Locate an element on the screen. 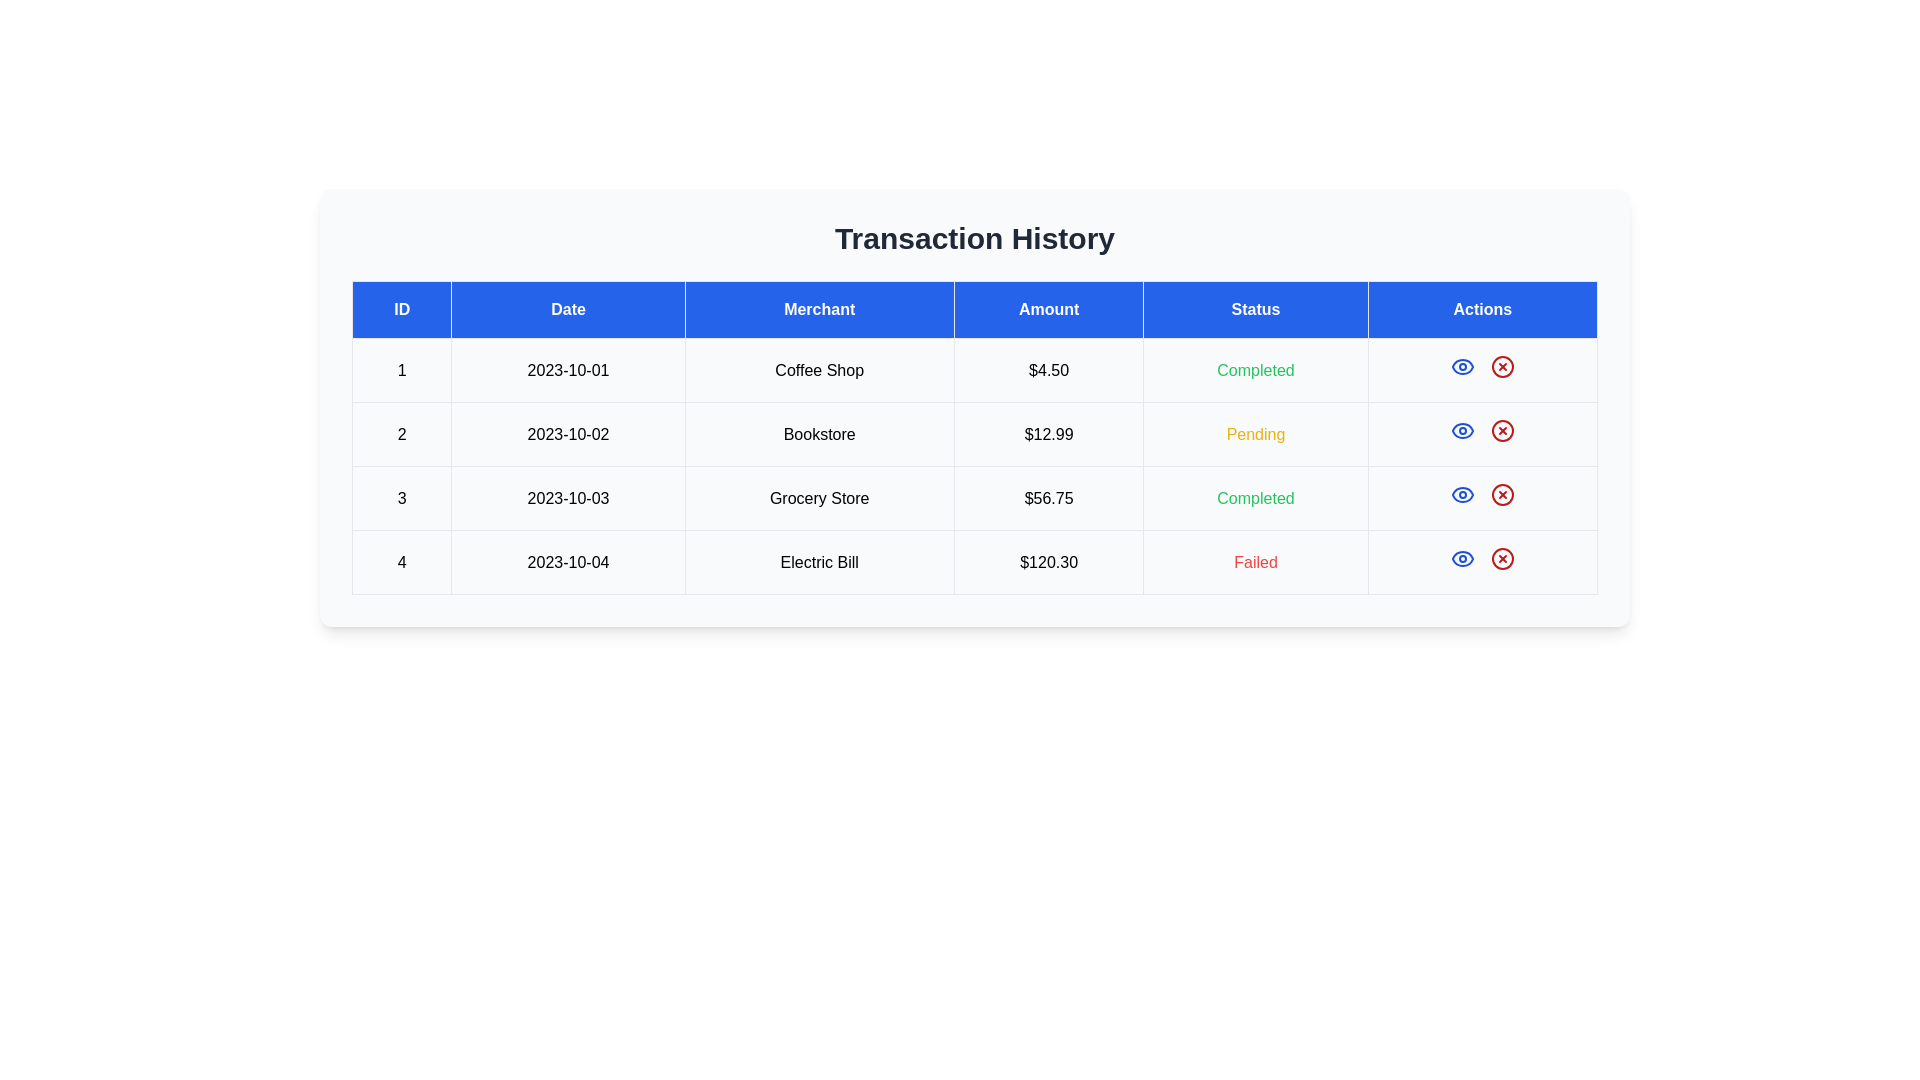 Image resolution: width=1920 pixels, height=1080 pixels. the text of transaction entry 1 is located at coordinates (974, 370).